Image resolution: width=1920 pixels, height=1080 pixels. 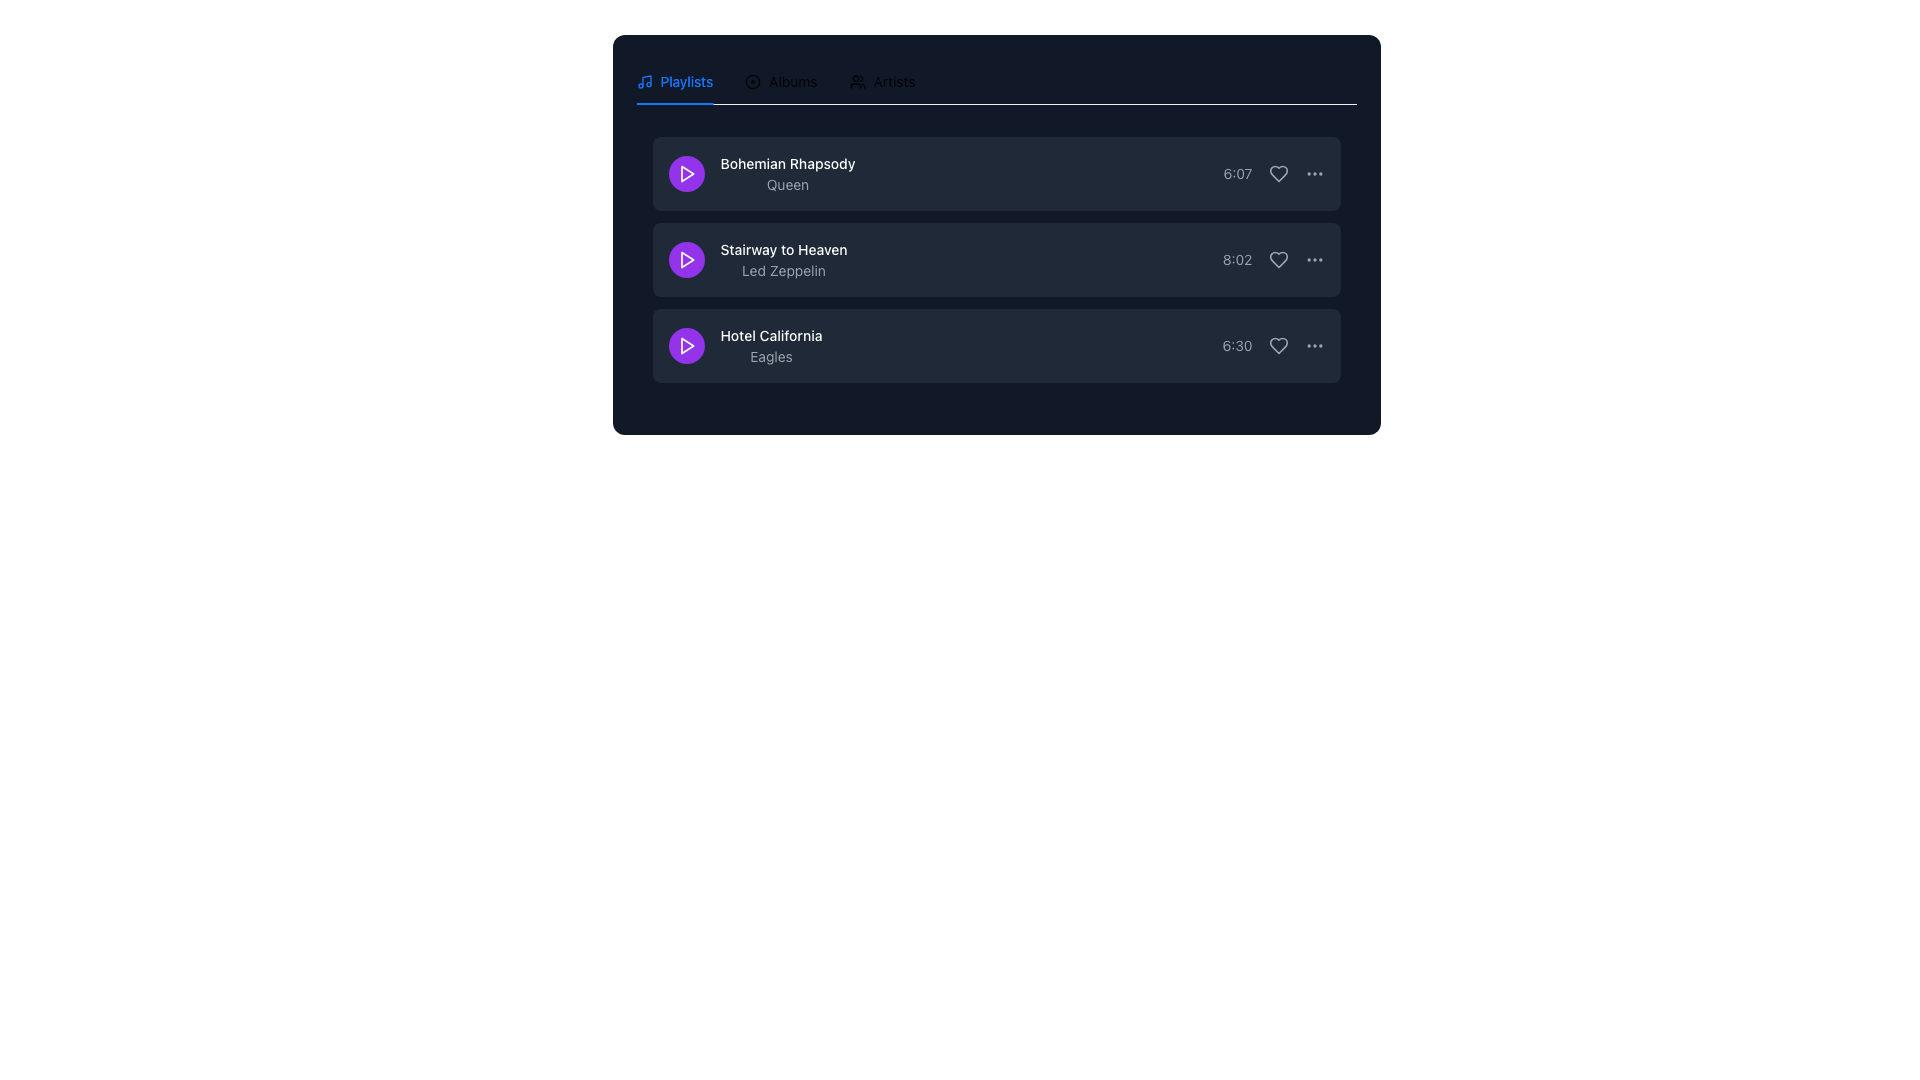 What do you see at coordinates (775, 80) in the screenshot?
I see `the 'Albums' tab in the navigation tab group to switch the displayed content to the Albums category` at bounding box center [775, 80].